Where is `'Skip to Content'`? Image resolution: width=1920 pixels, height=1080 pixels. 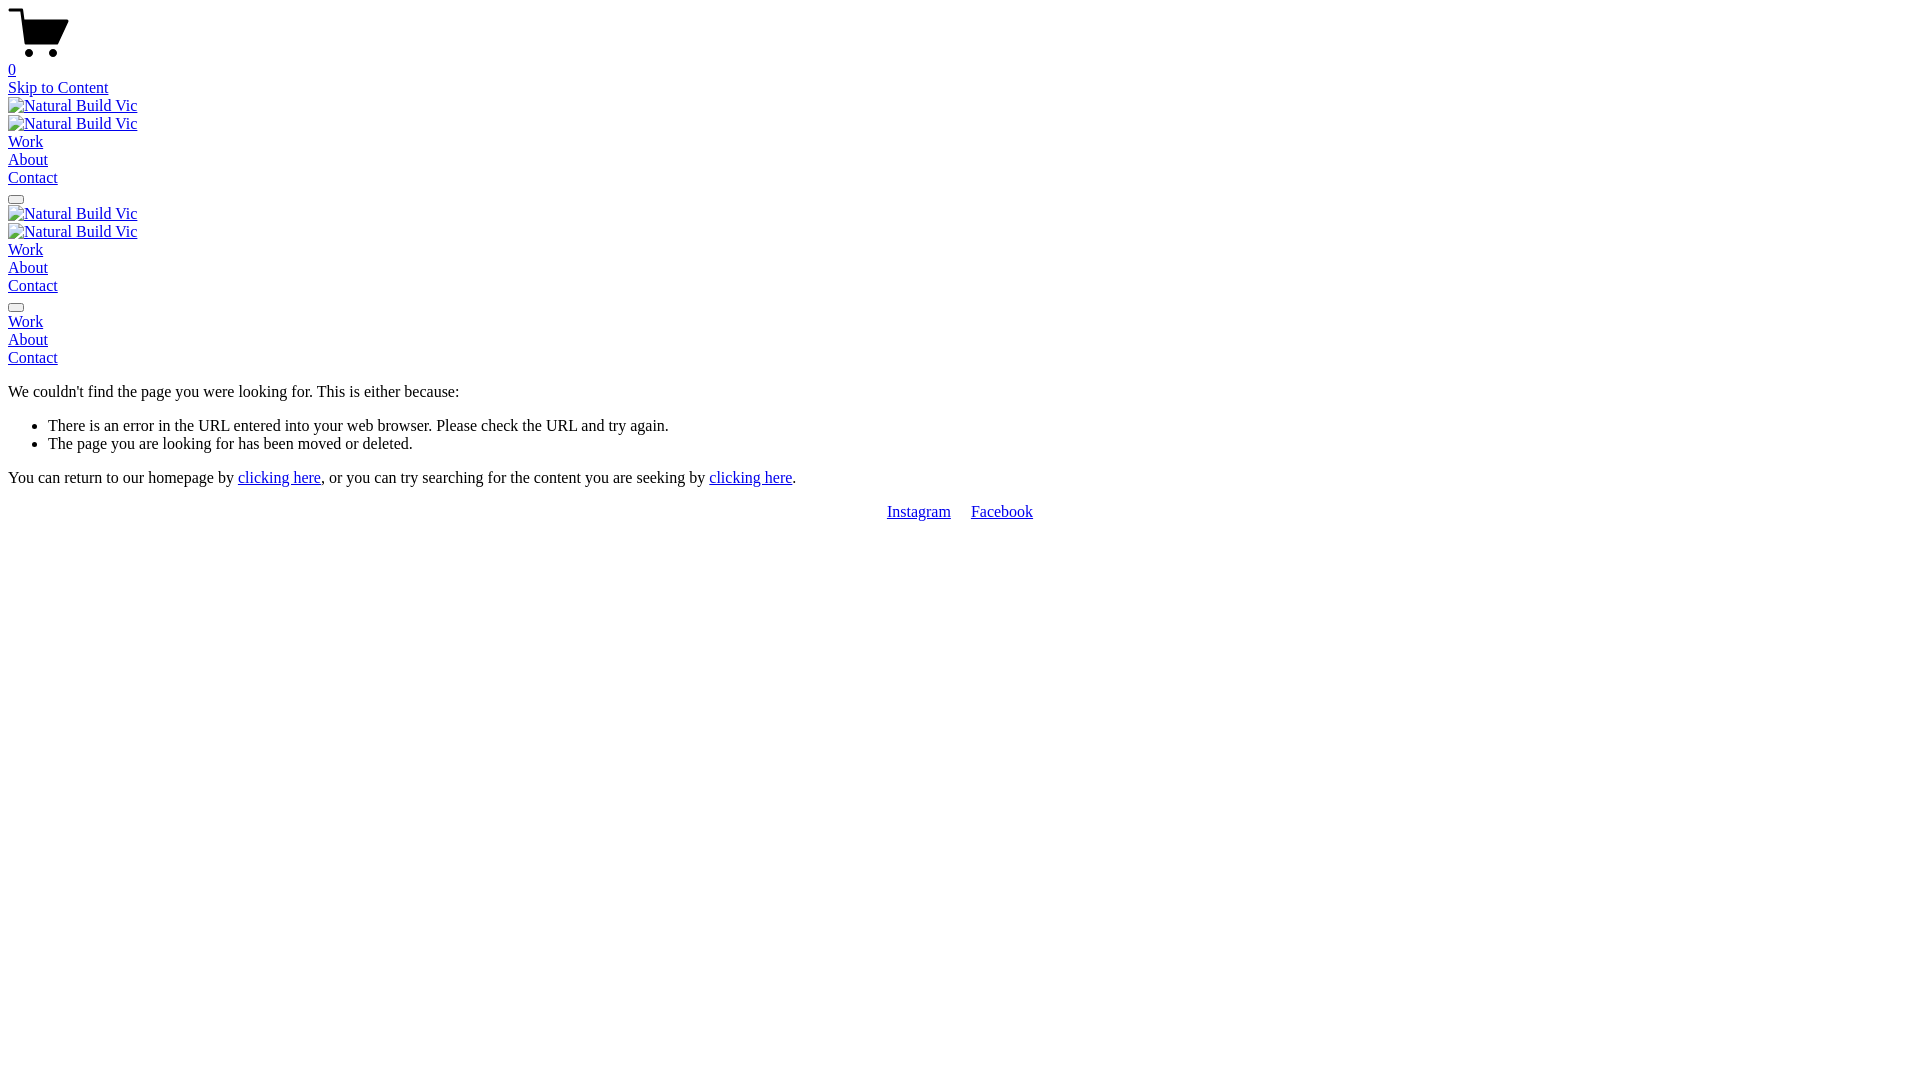
'Skip to Content' is located at coordinates (57, 86).